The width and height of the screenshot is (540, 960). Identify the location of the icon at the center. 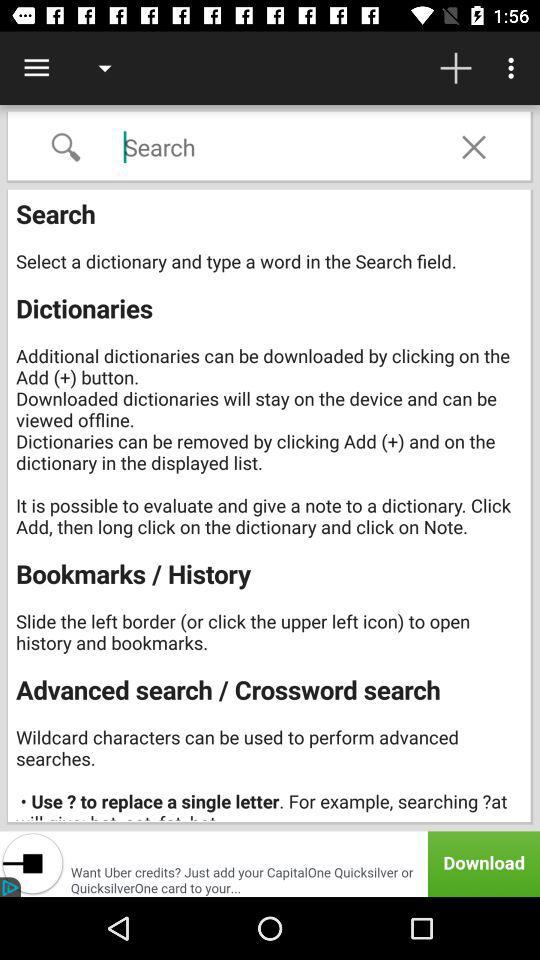
(270, 506).